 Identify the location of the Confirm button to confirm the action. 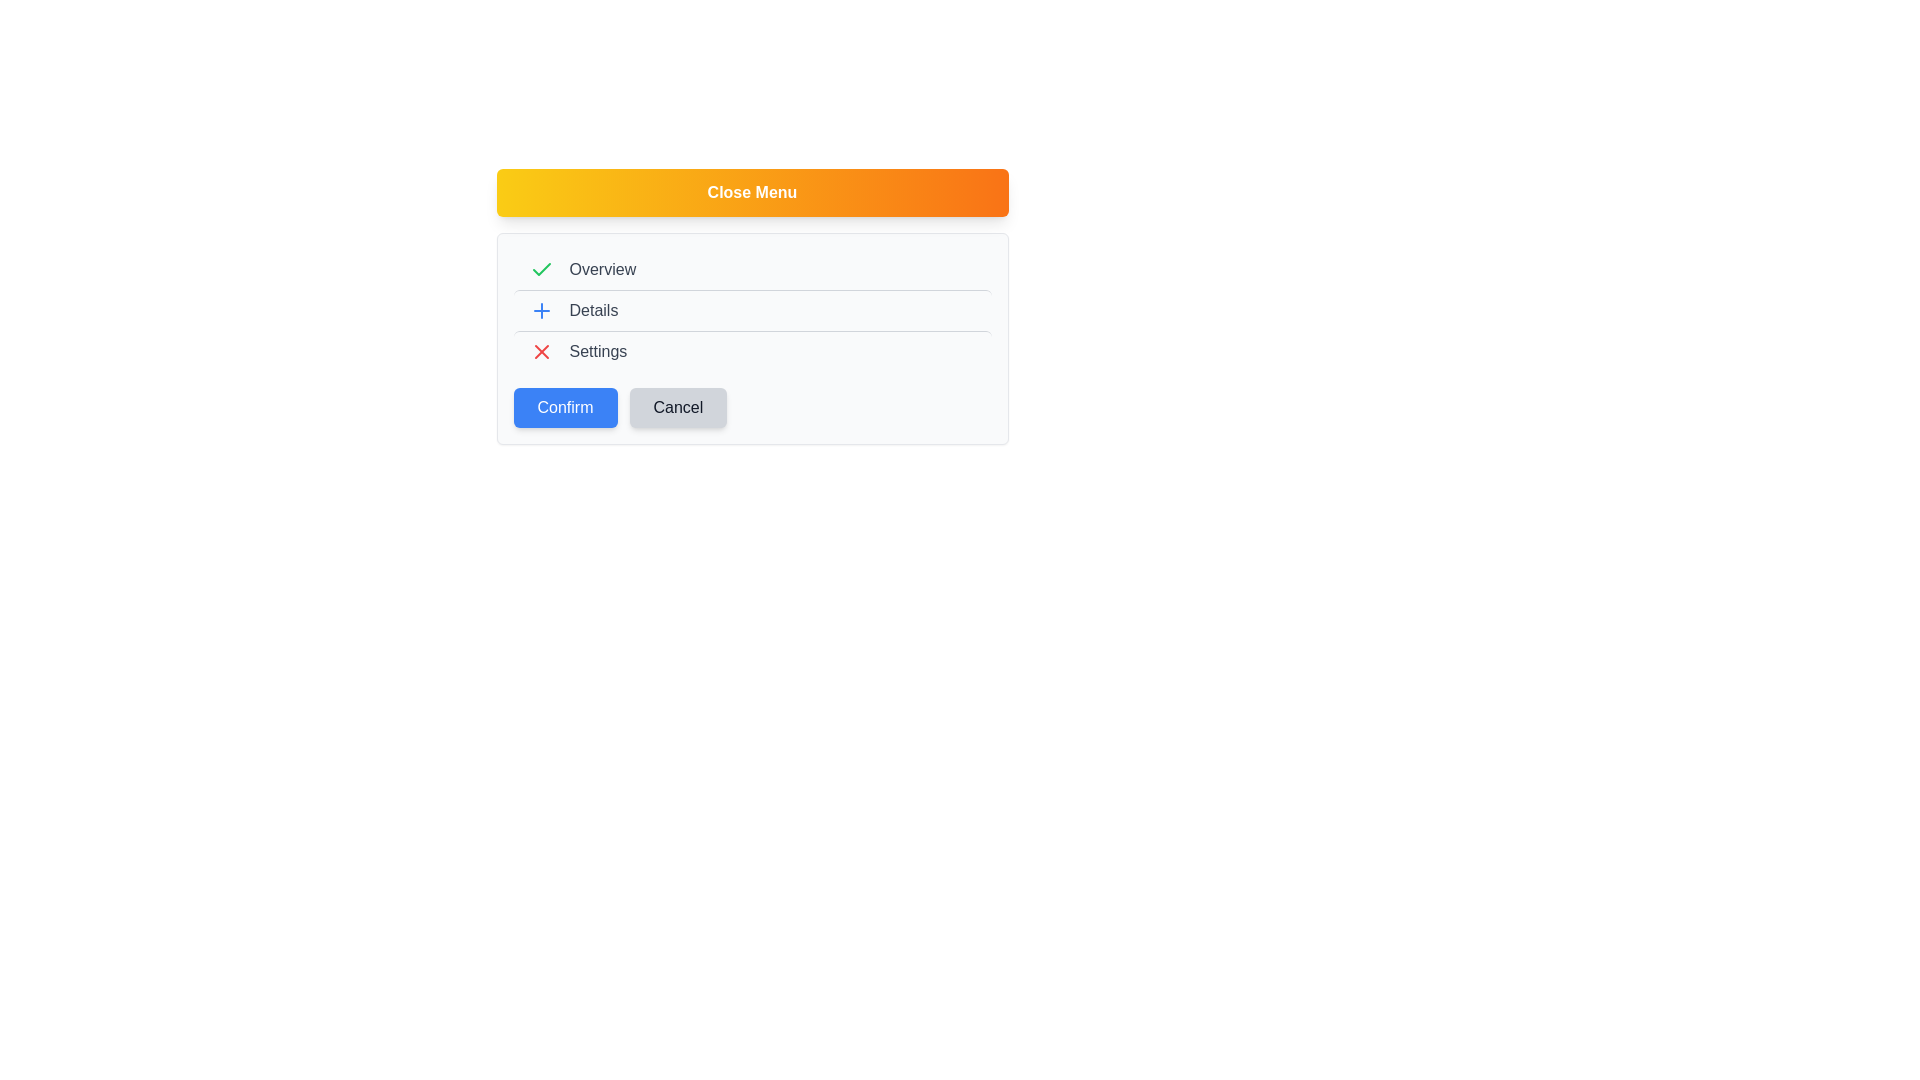
(564, 407).